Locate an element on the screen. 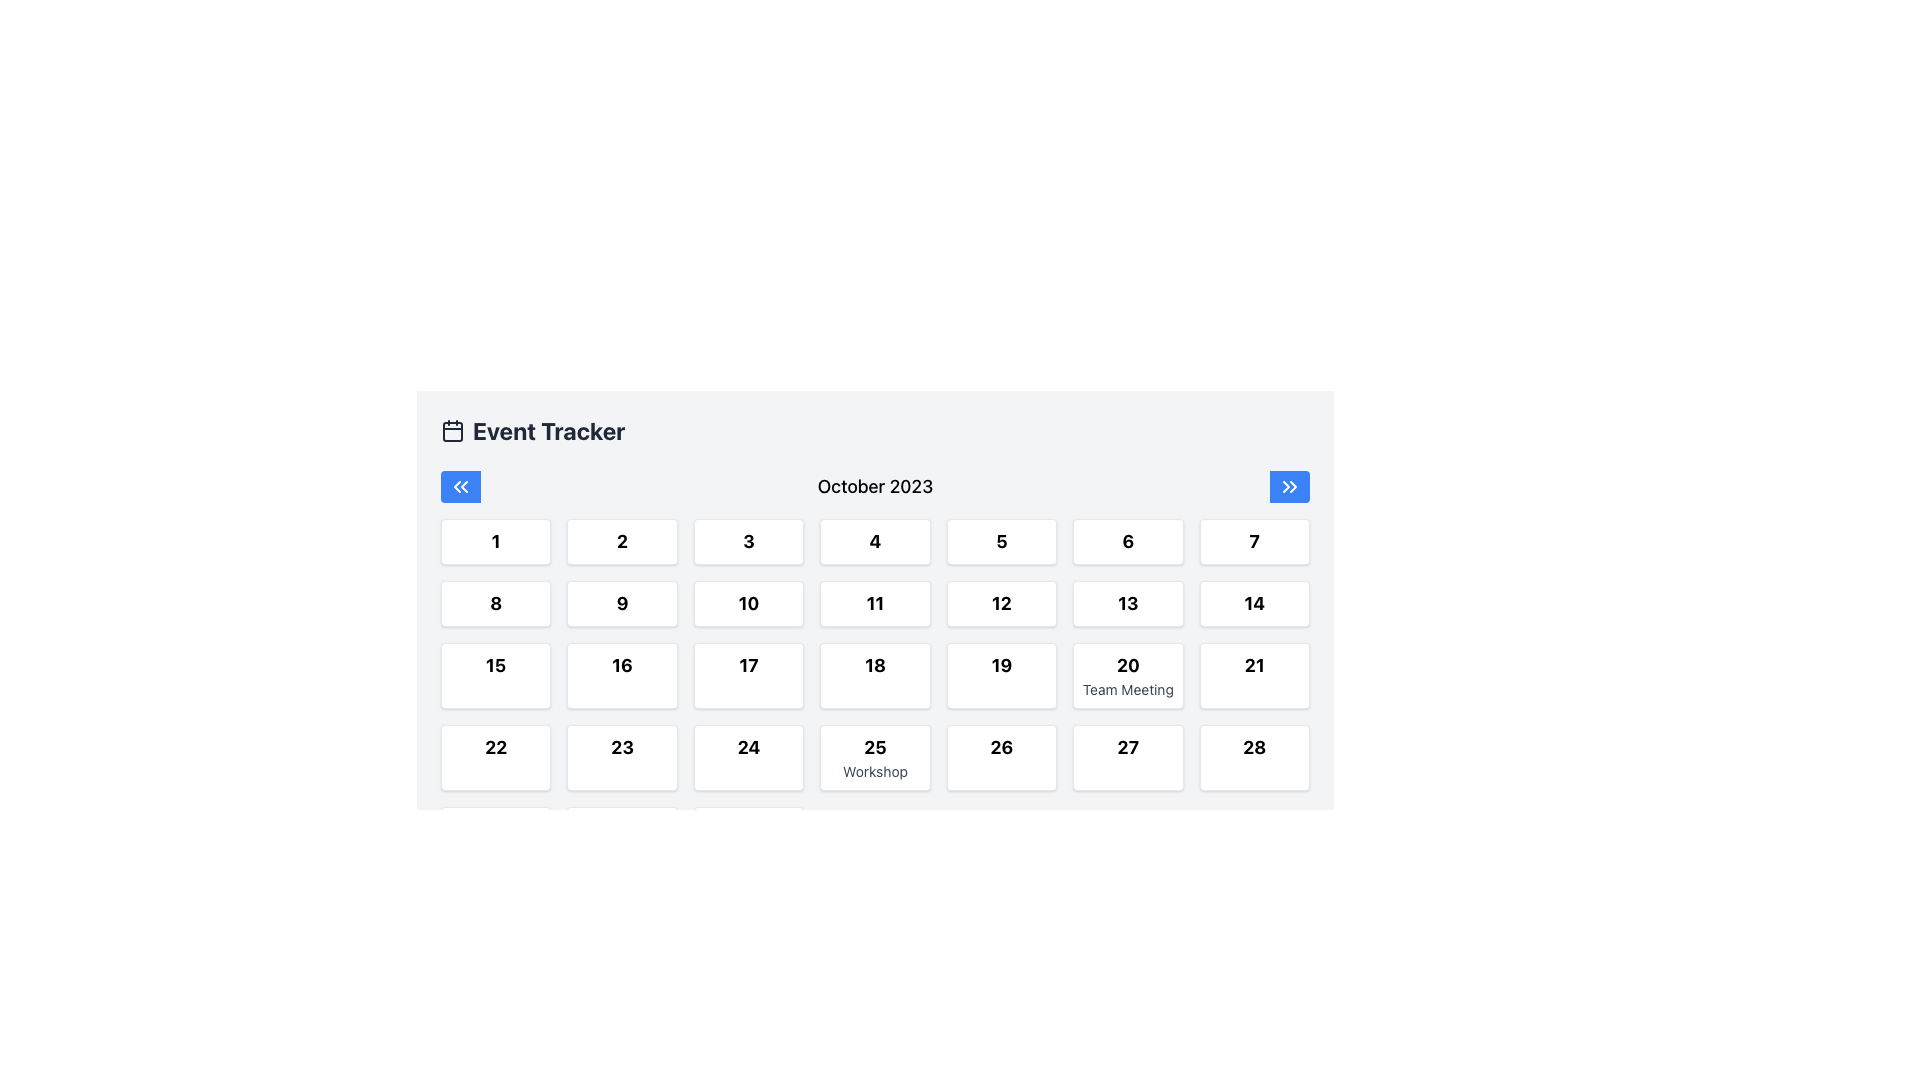 This screenshot has height=1080, width=1920. the text display showing the date '7' in the calendar, located in the second row and seventh column of the grid layout is located at coordinates (1253, 542).